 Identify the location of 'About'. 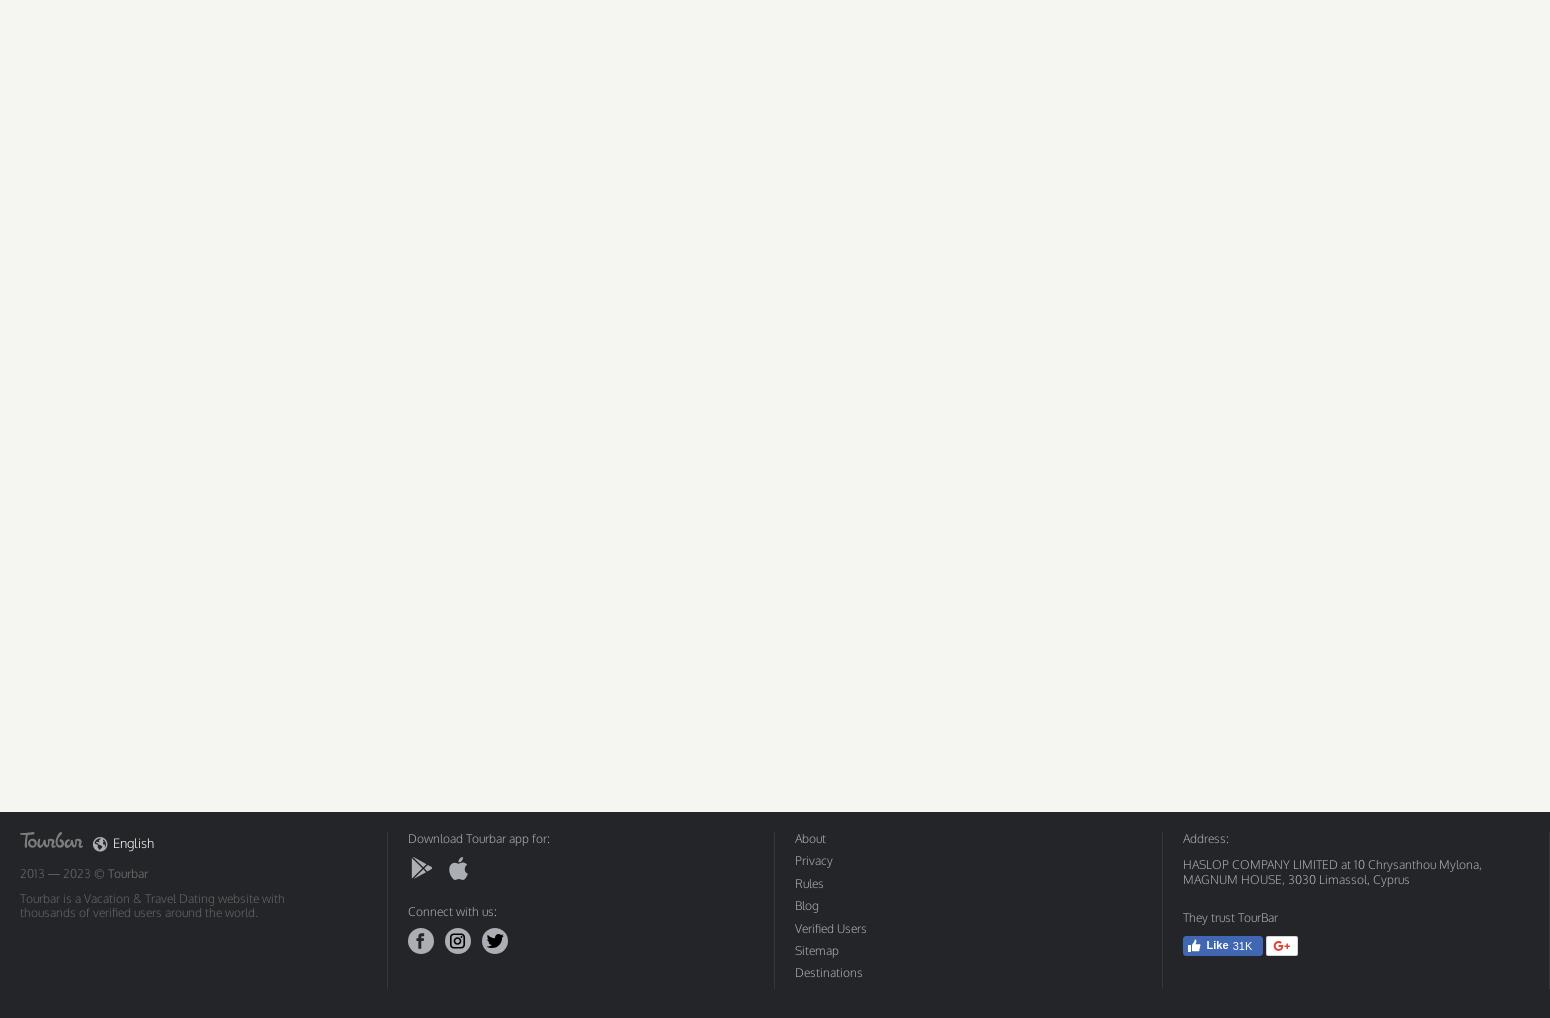
(809, 837).